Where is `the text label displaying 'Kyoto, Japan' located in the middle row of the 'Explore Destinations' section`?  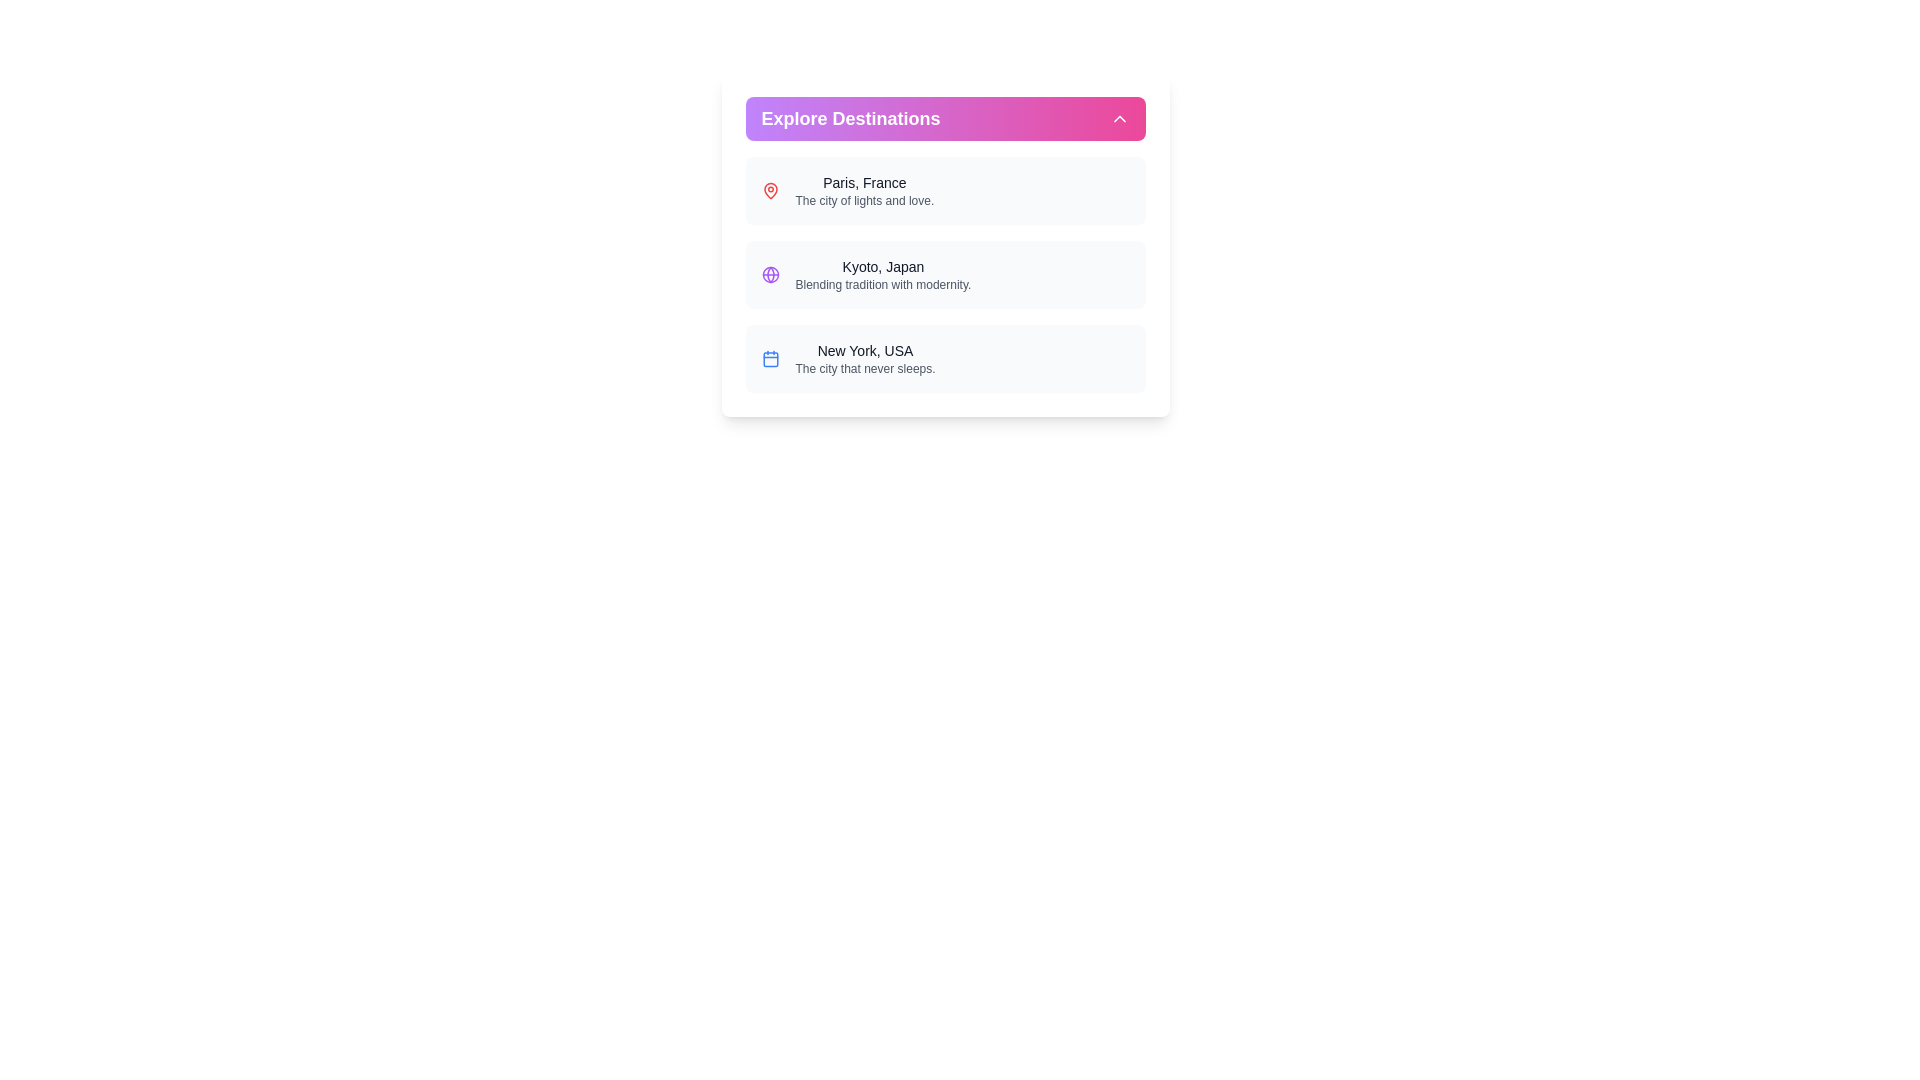 the text label displaying 'Kyoto, Japan' located in the middle row of the 'Explore Destinations' section is located at coordinates (882, 265).